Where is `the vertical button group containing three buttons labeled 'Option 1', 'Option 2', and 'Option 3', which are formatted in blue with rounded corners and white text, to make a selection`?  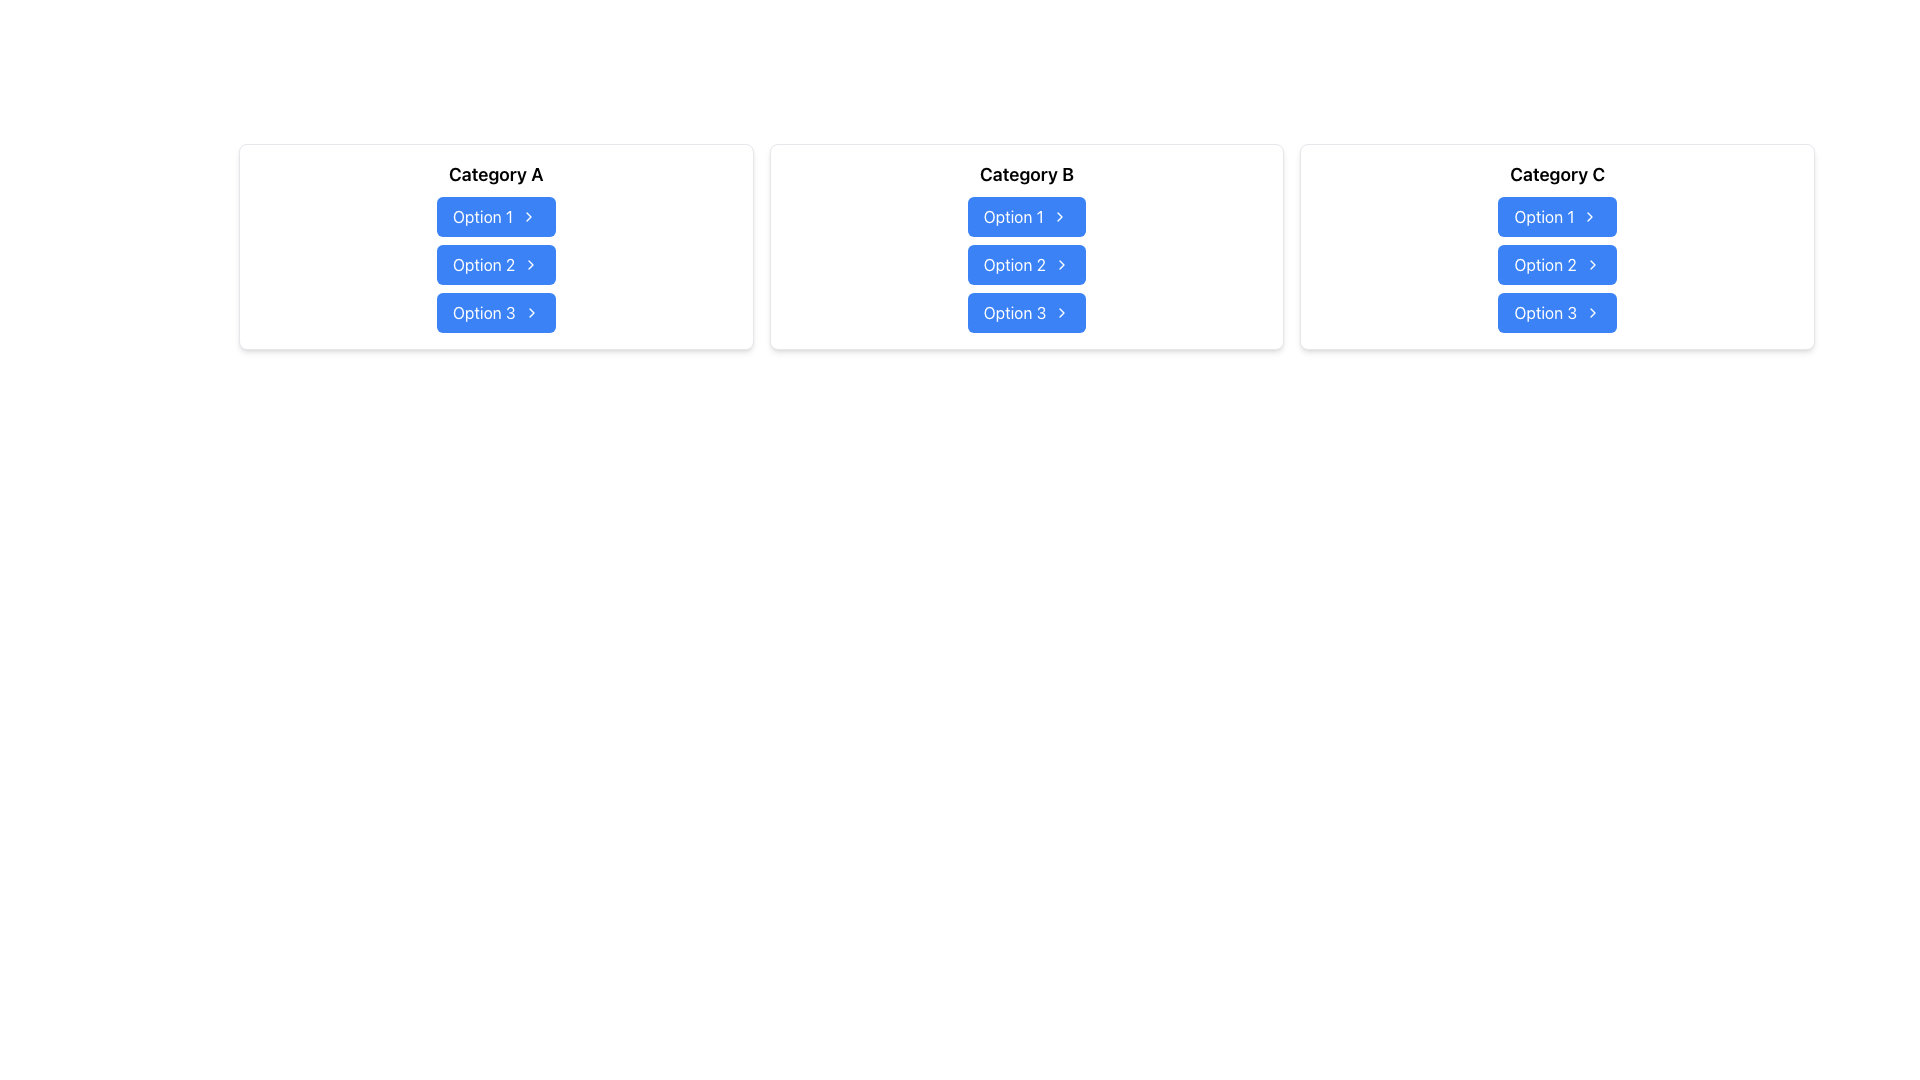 the vertical button group containing three buttons labeled 'Option 1', 'Option 2', and 'Option 3', which are formatted in blue with rounded corners and white text, to make a selection is located at coordinates (496, 264).